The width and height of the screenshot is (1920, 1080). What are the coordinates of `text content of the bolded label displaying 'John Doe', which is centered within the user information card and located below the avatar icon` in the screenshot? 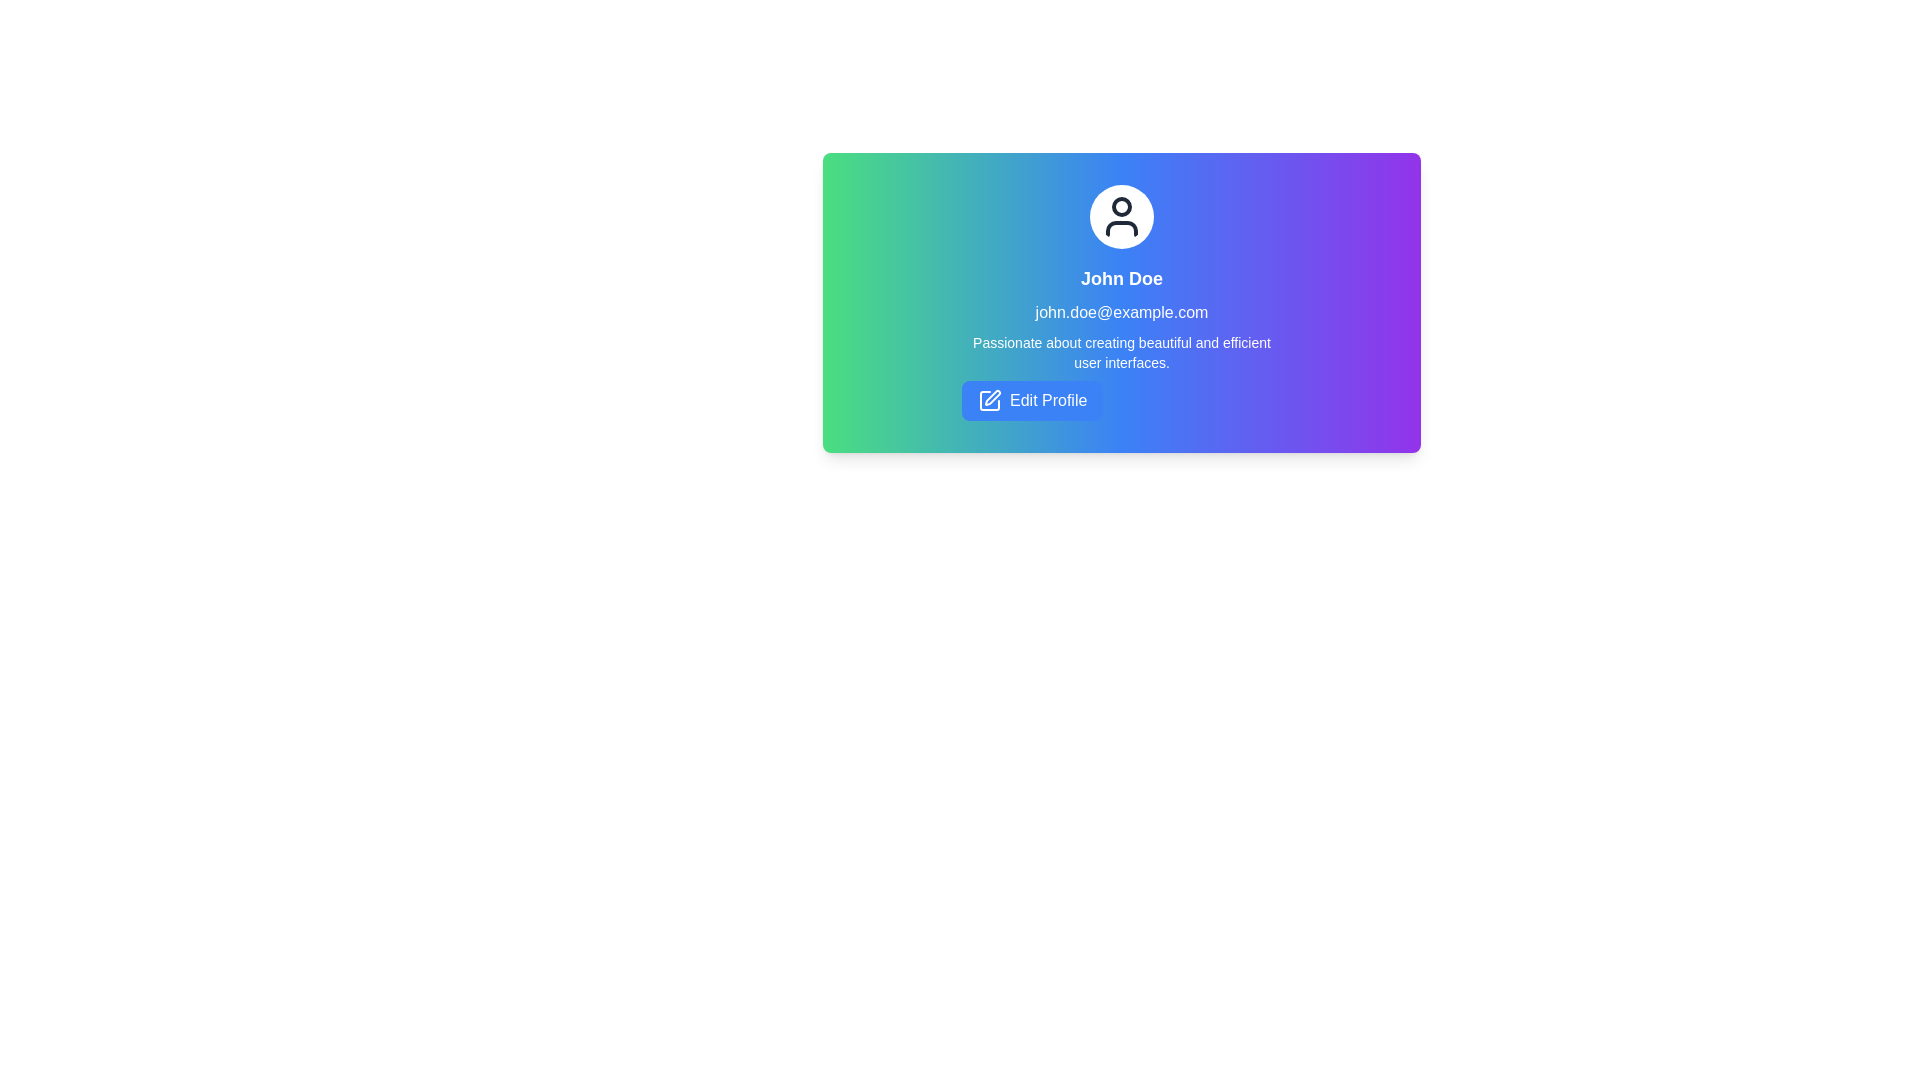 It's located at (1122, 278).